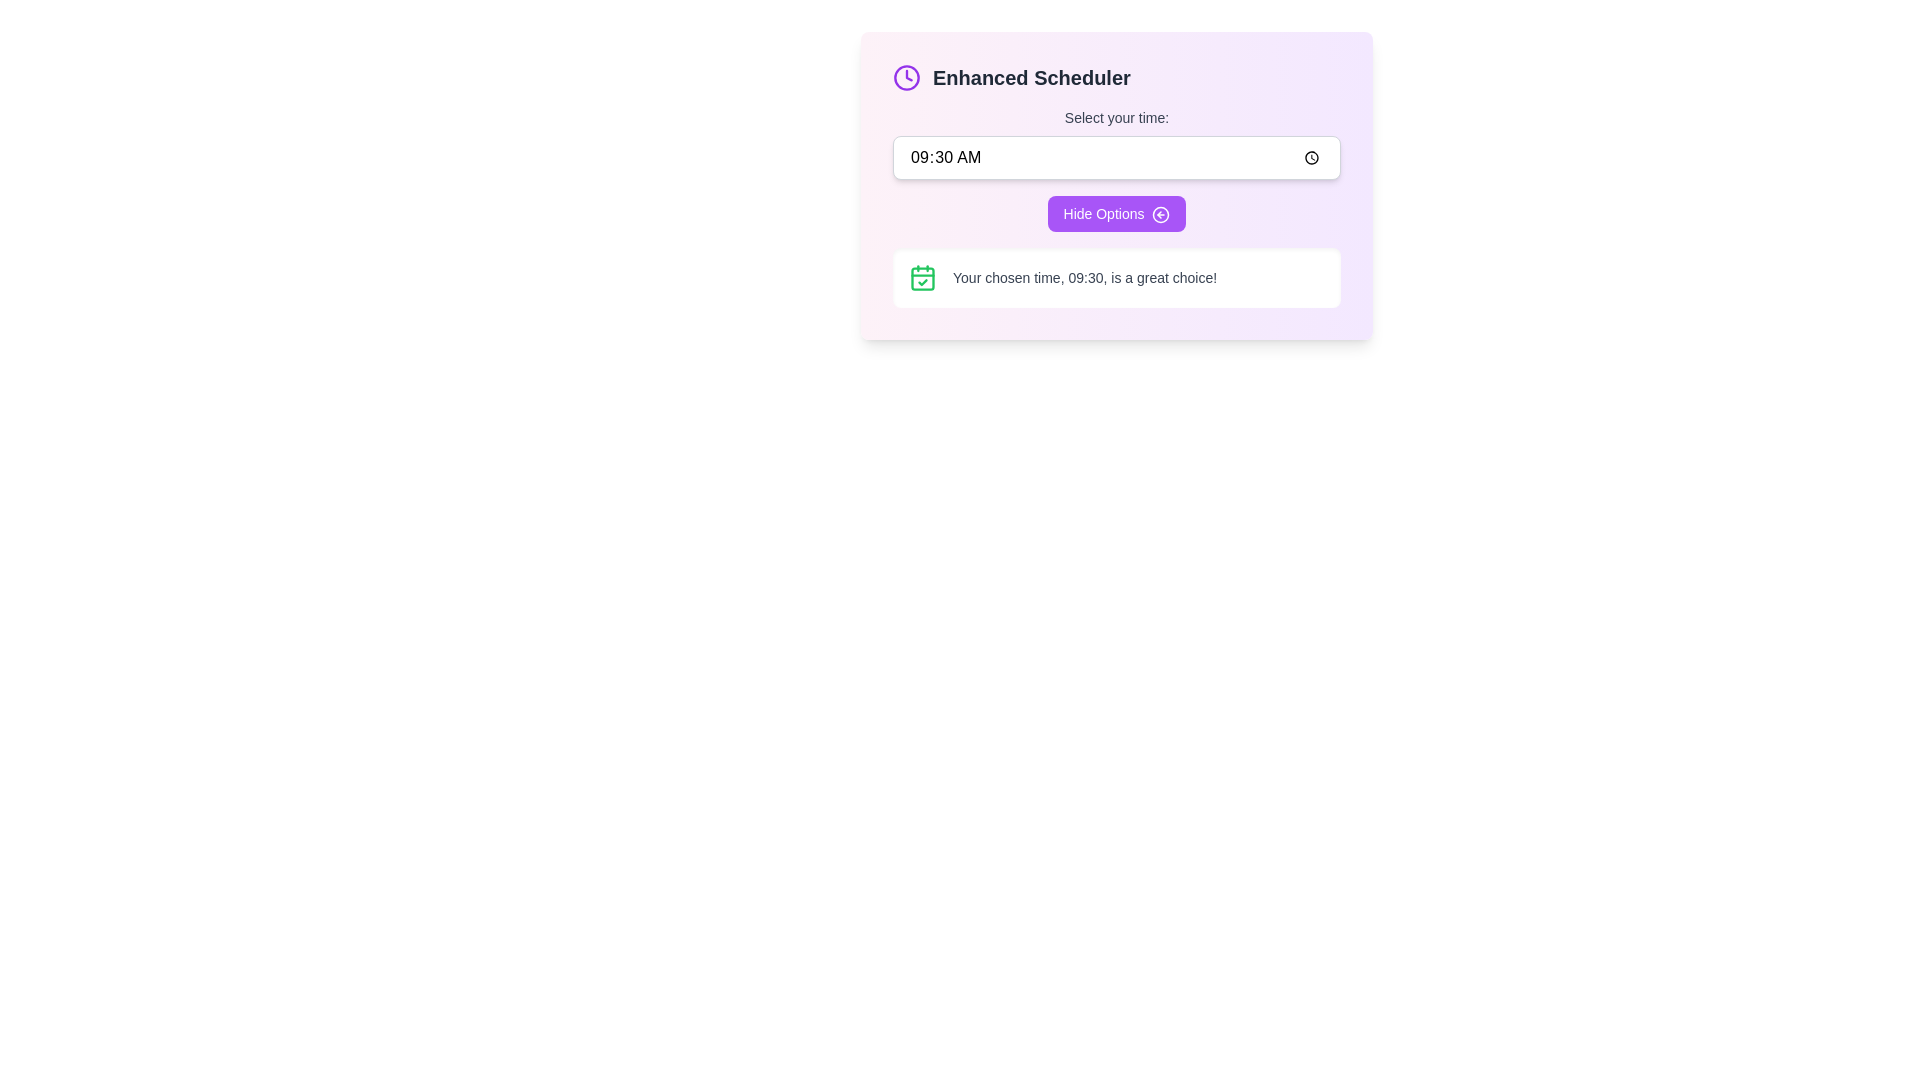 The image size is (1920, 1080). Describe the element at coordinates (921, 278) in the screenshot. I see `the calendar icon with a check mark inside, positioned to the left of the text caption` at that location.